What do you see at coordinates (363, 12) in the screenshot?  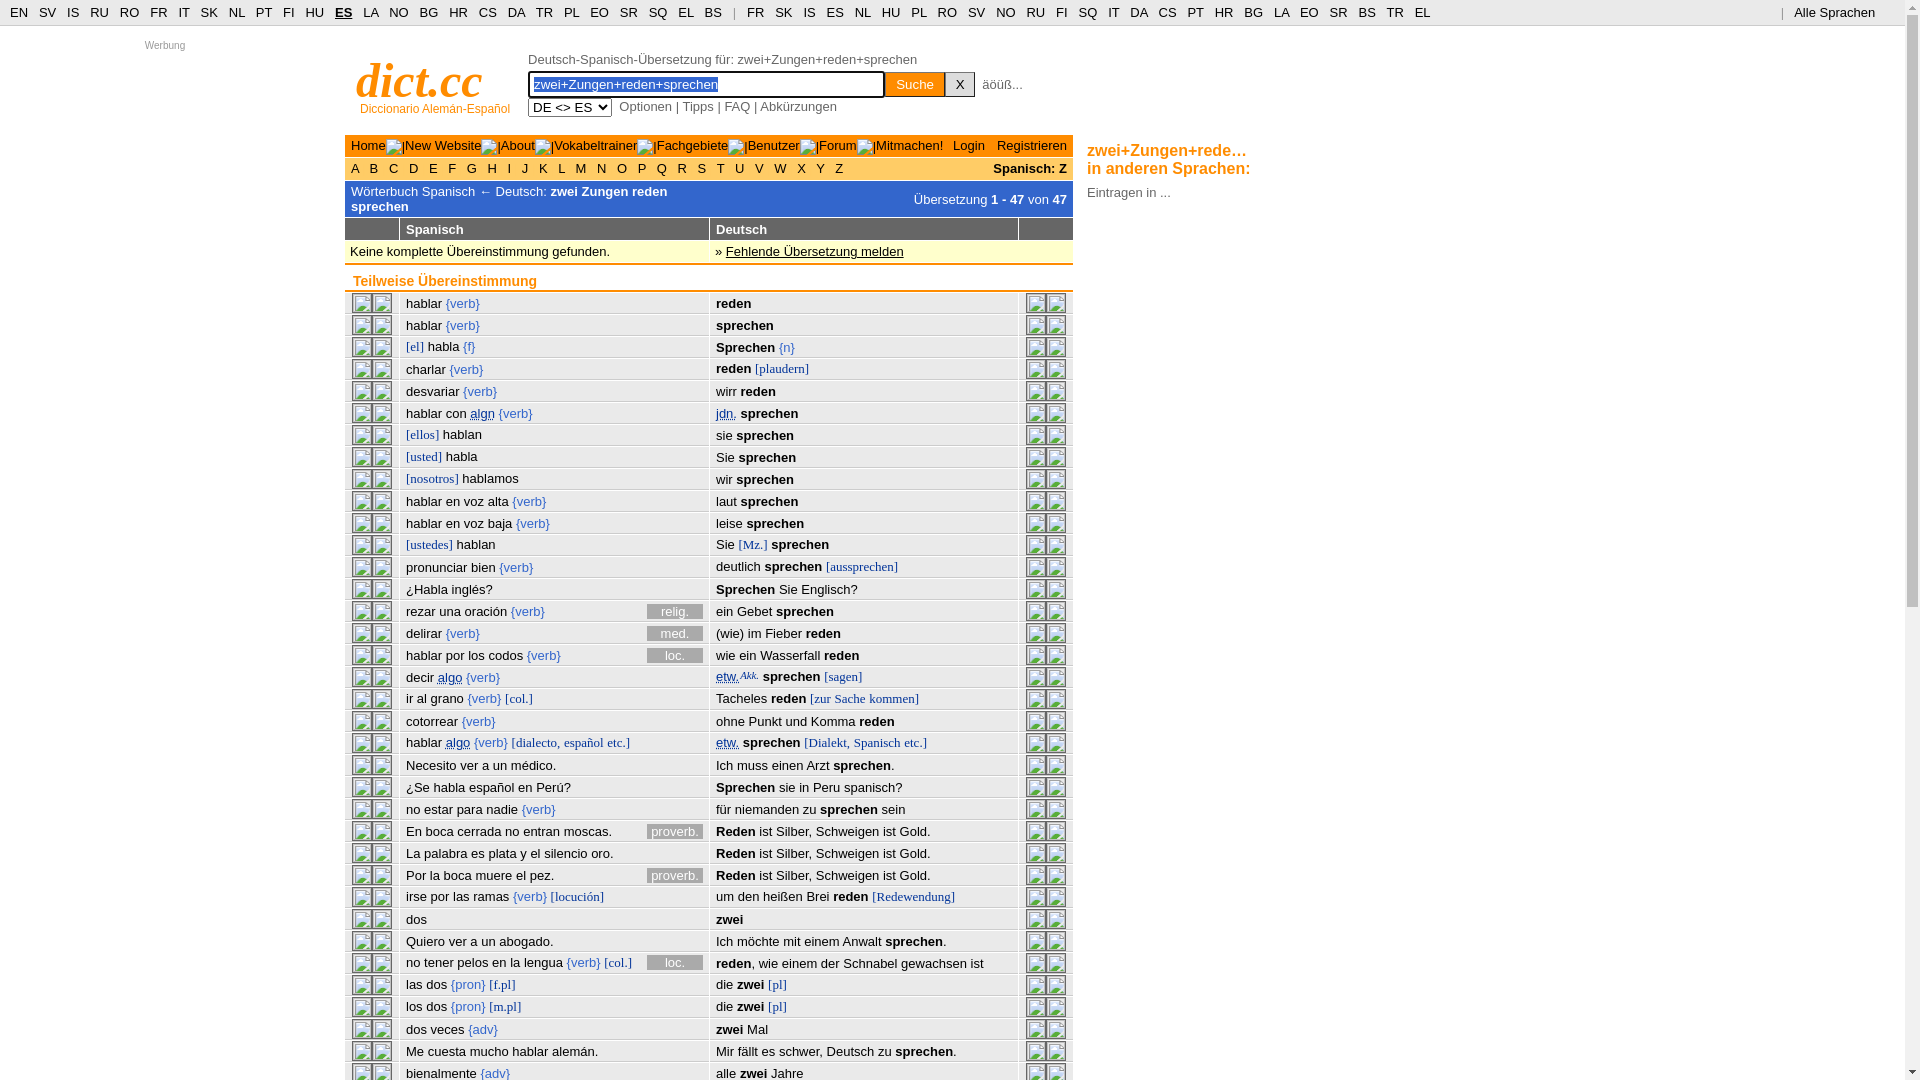 I see `'LA'` at bounding box center [363, 12].